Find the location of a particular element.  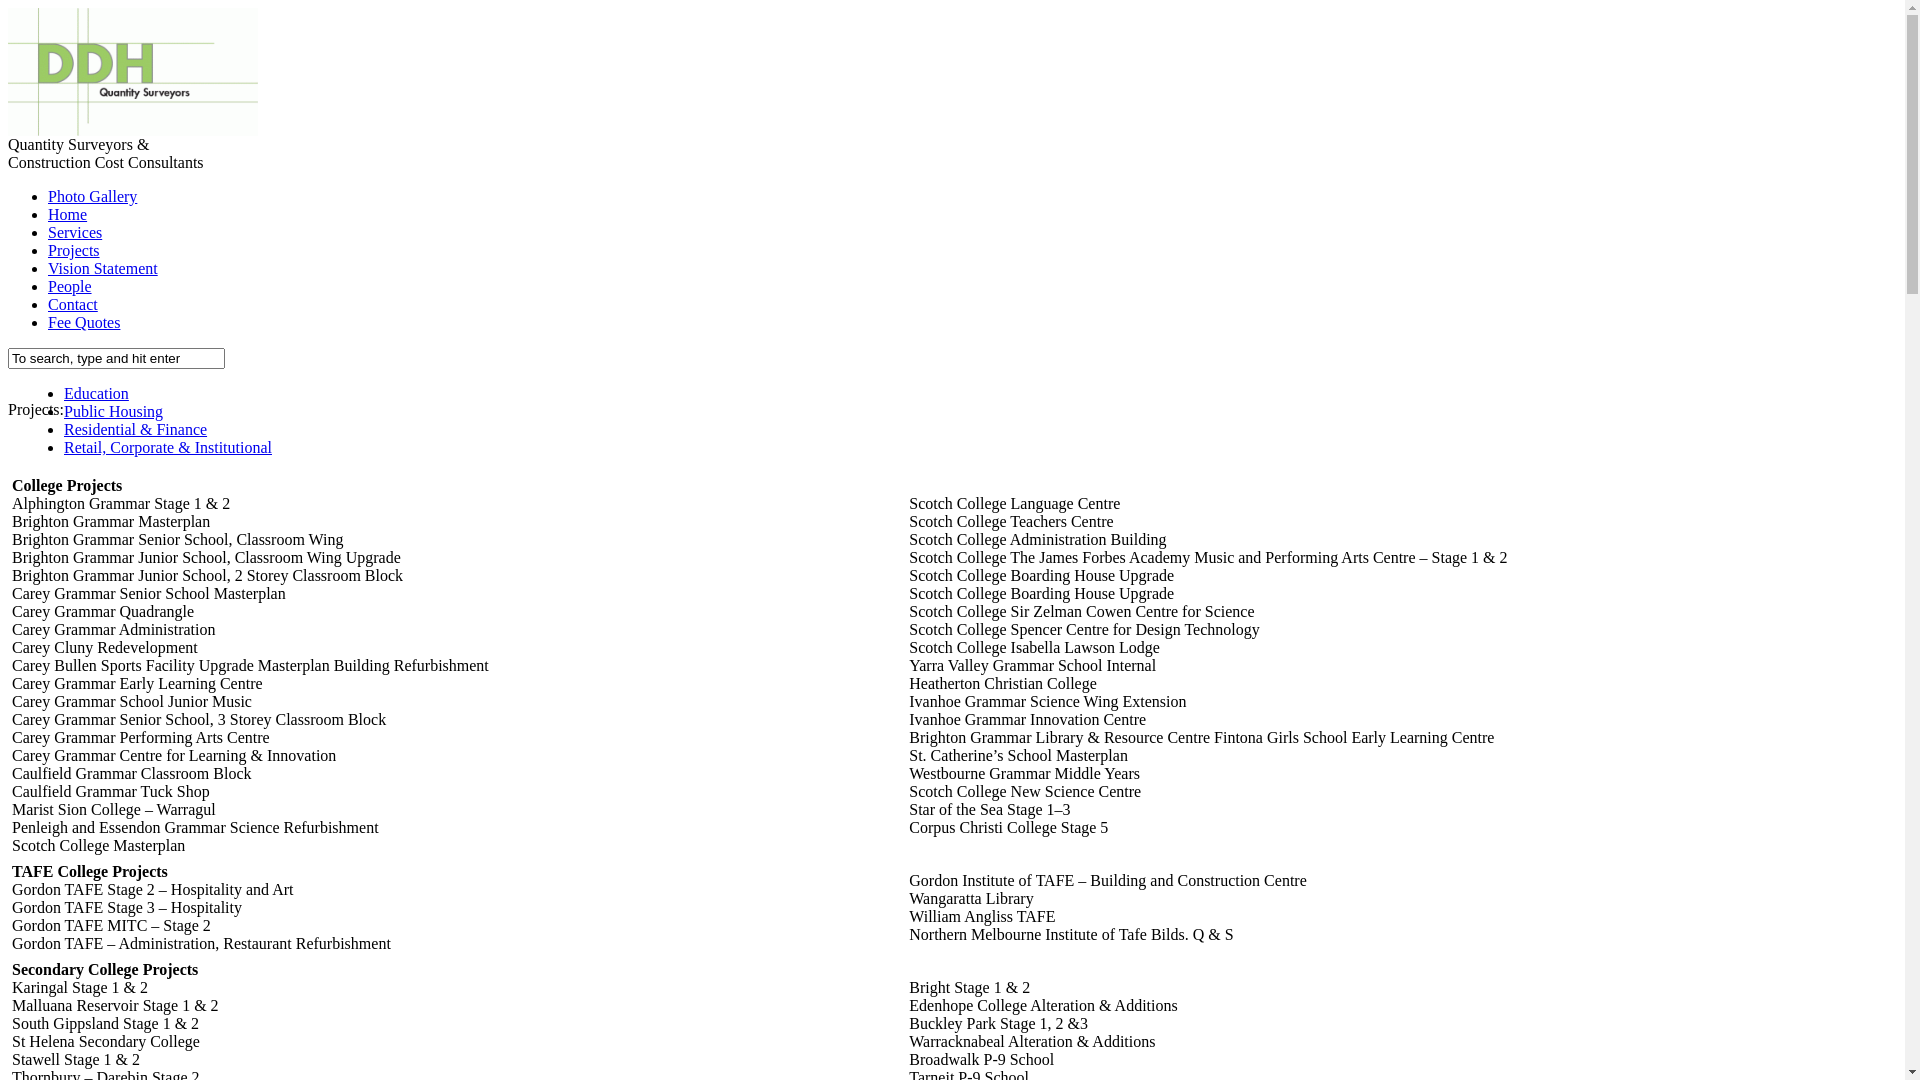

'Home' is located at coordinates (67, 214).